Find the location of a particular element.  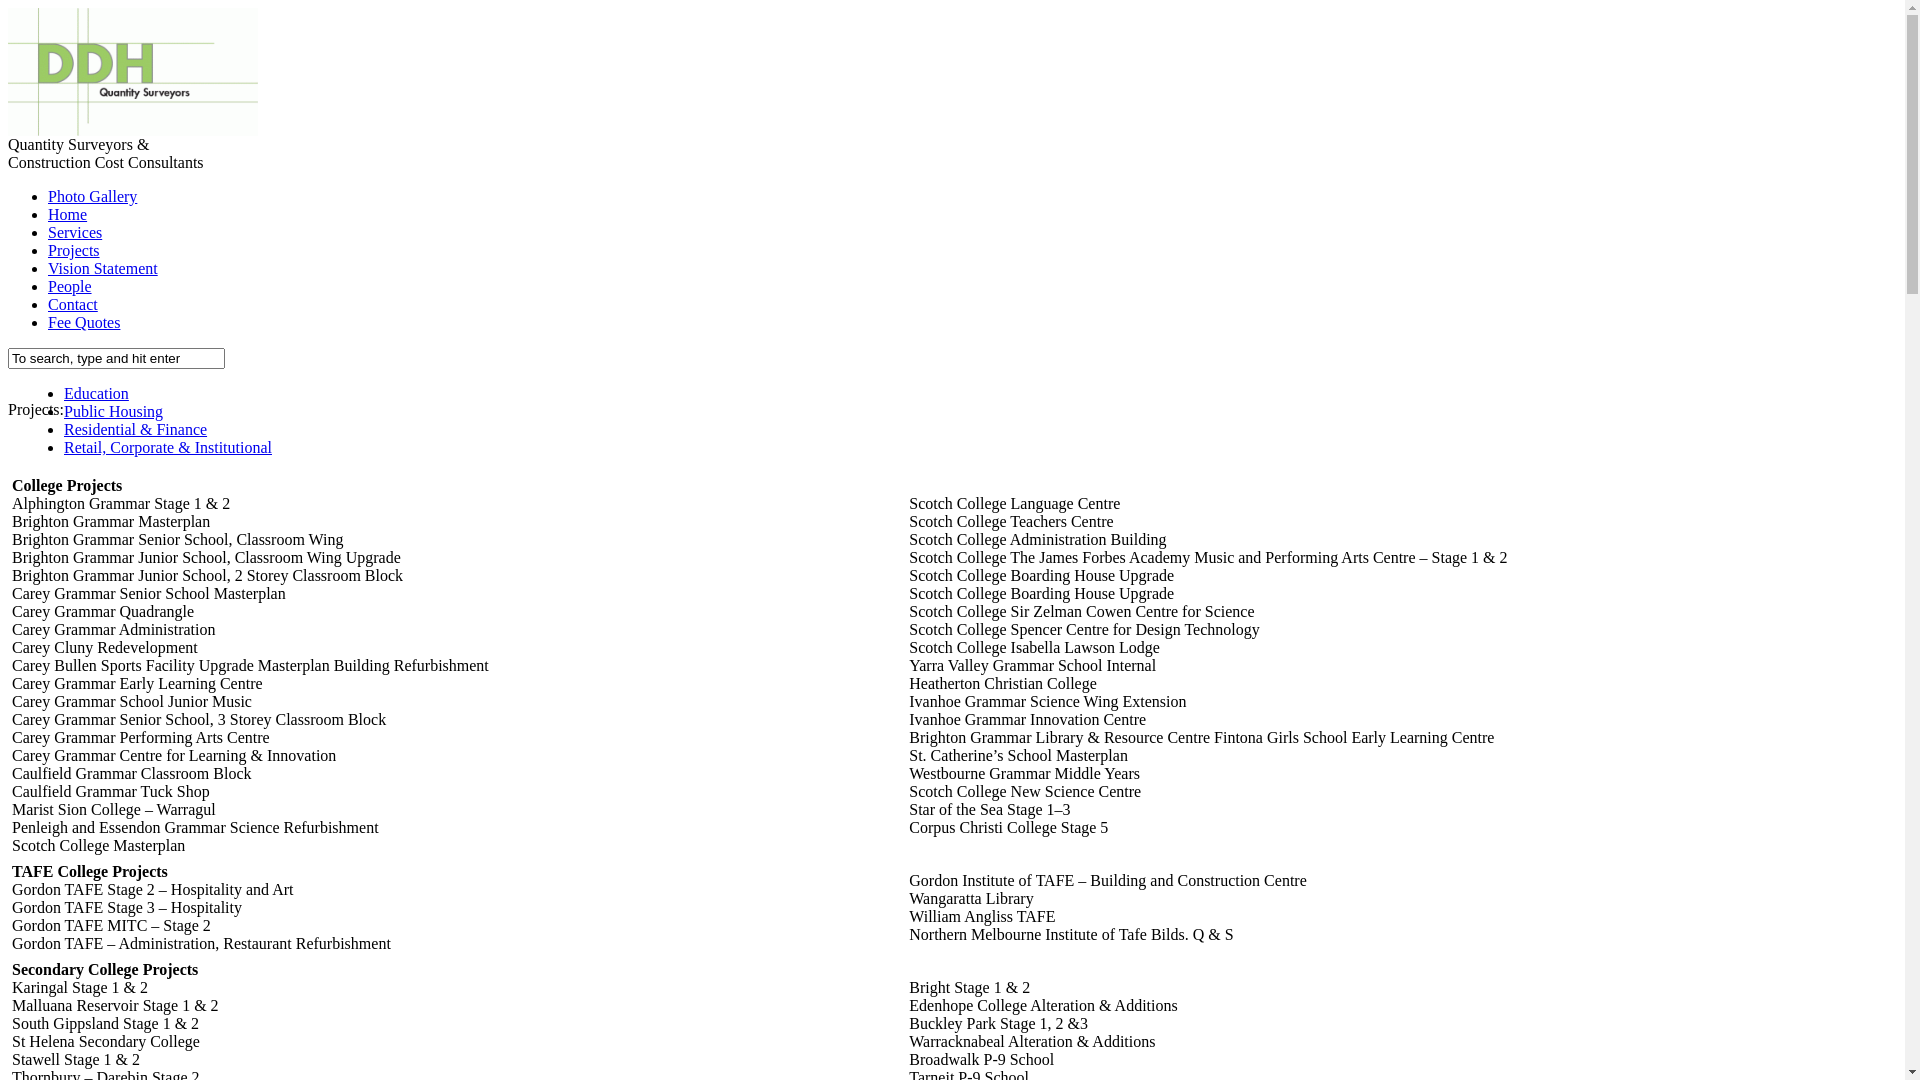

'Home' is located at coordinates (67, 214).